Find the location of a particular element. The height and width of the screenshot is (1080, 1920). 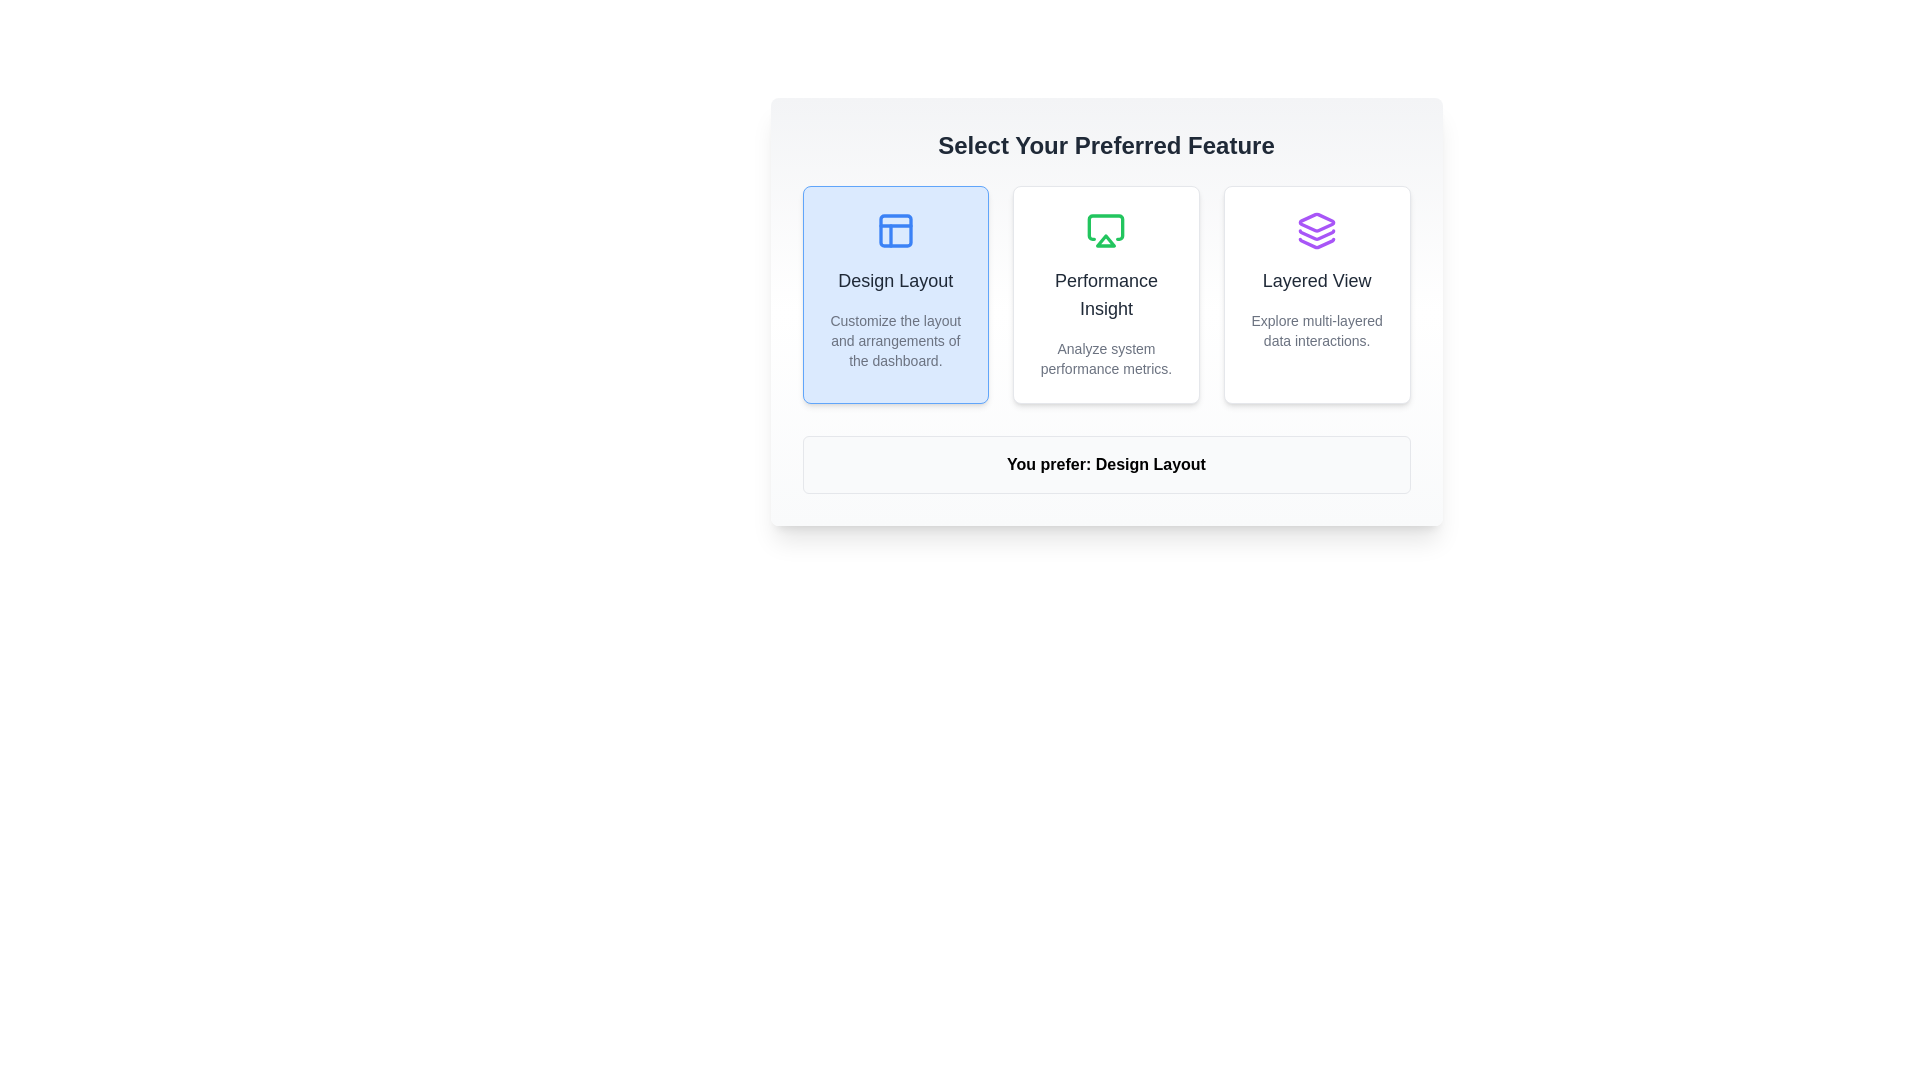

text of the heading element that says 'Select Your Preferred Feature', which is styled in bold medium gray and positioned at the top of the card-style layout is located at coordinates (1105, 145).